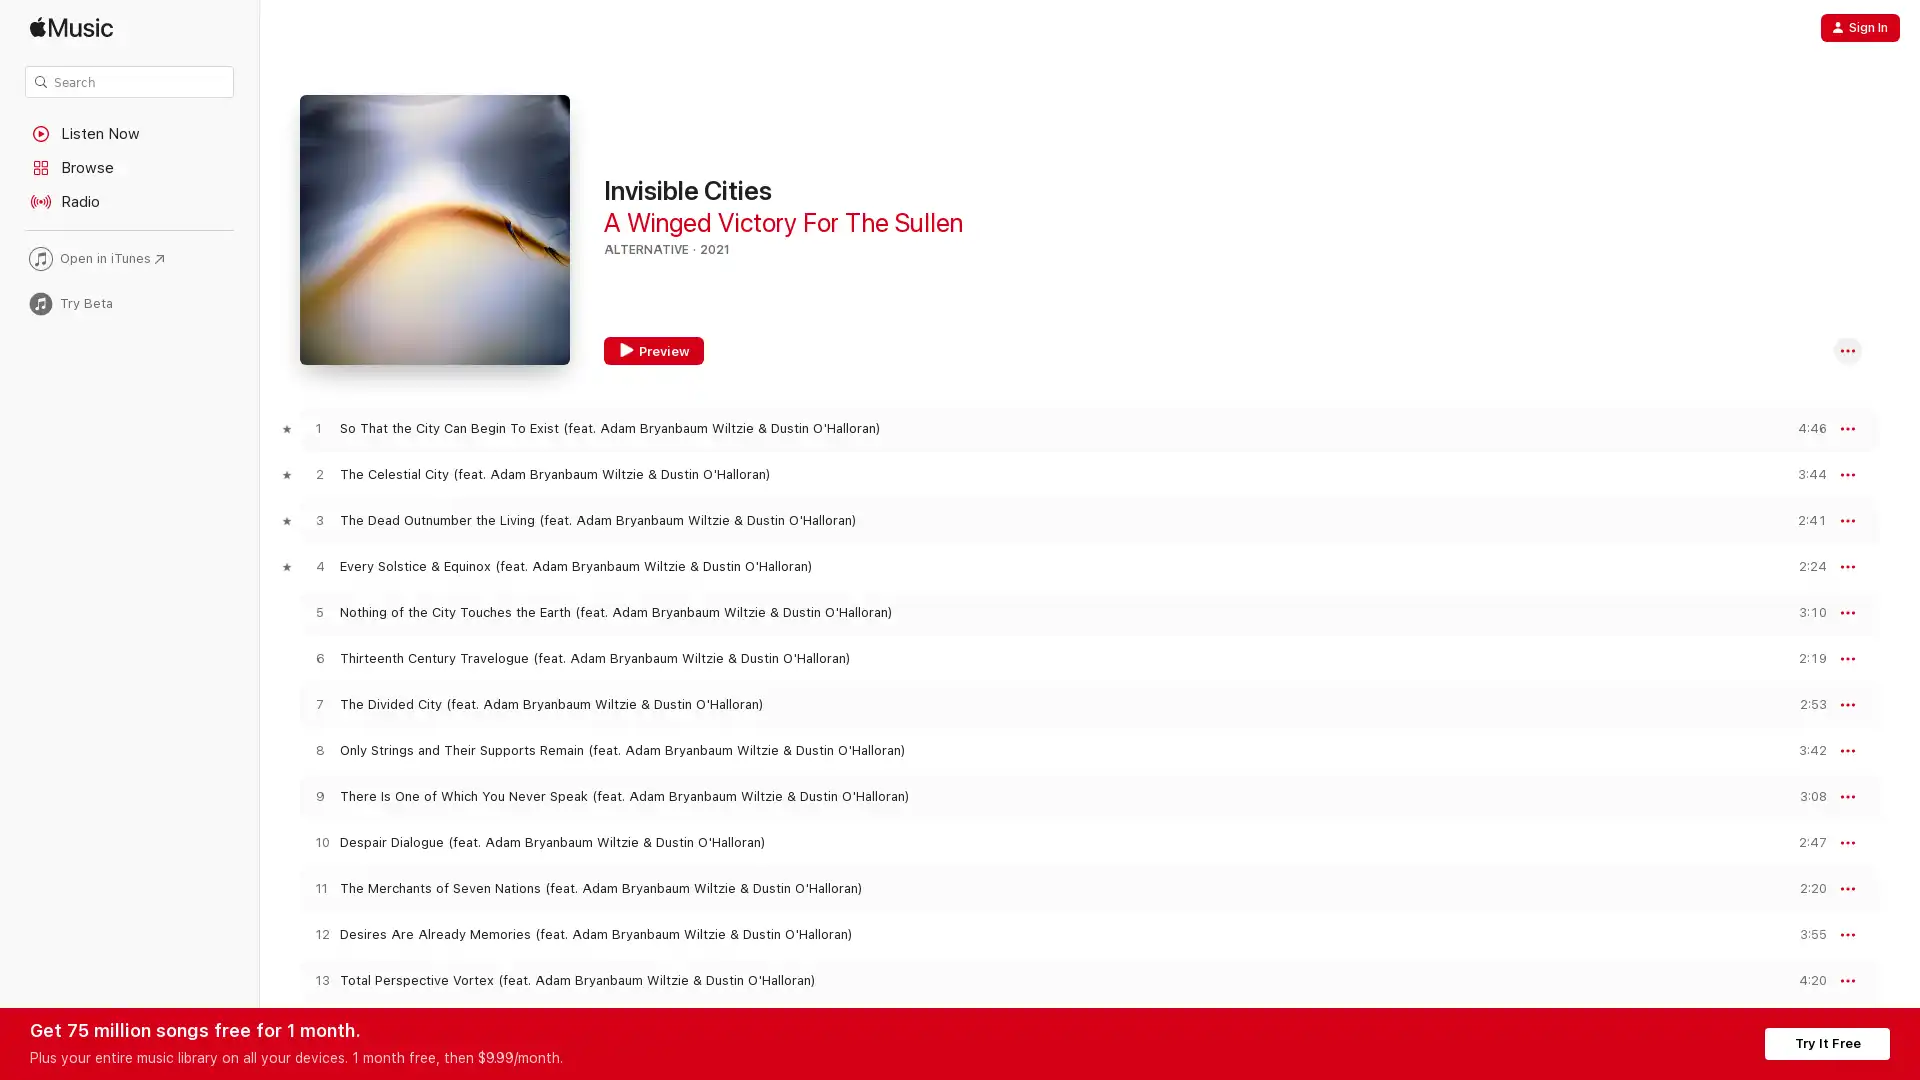 This screenshot has height=1080, width=1920. I want to click on Try It Free, so click(1827, 1041).